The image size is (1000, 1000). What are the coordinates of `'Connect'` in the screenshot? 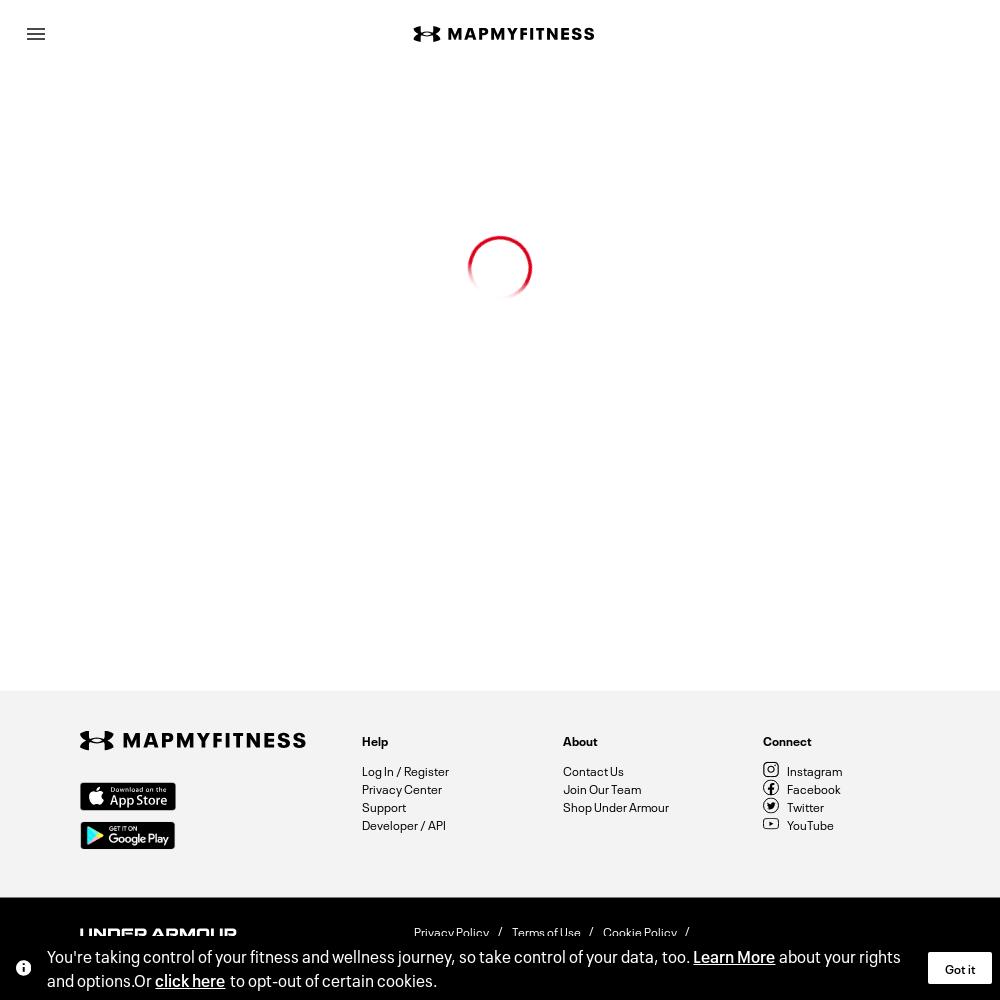 It's located at (786, 738).